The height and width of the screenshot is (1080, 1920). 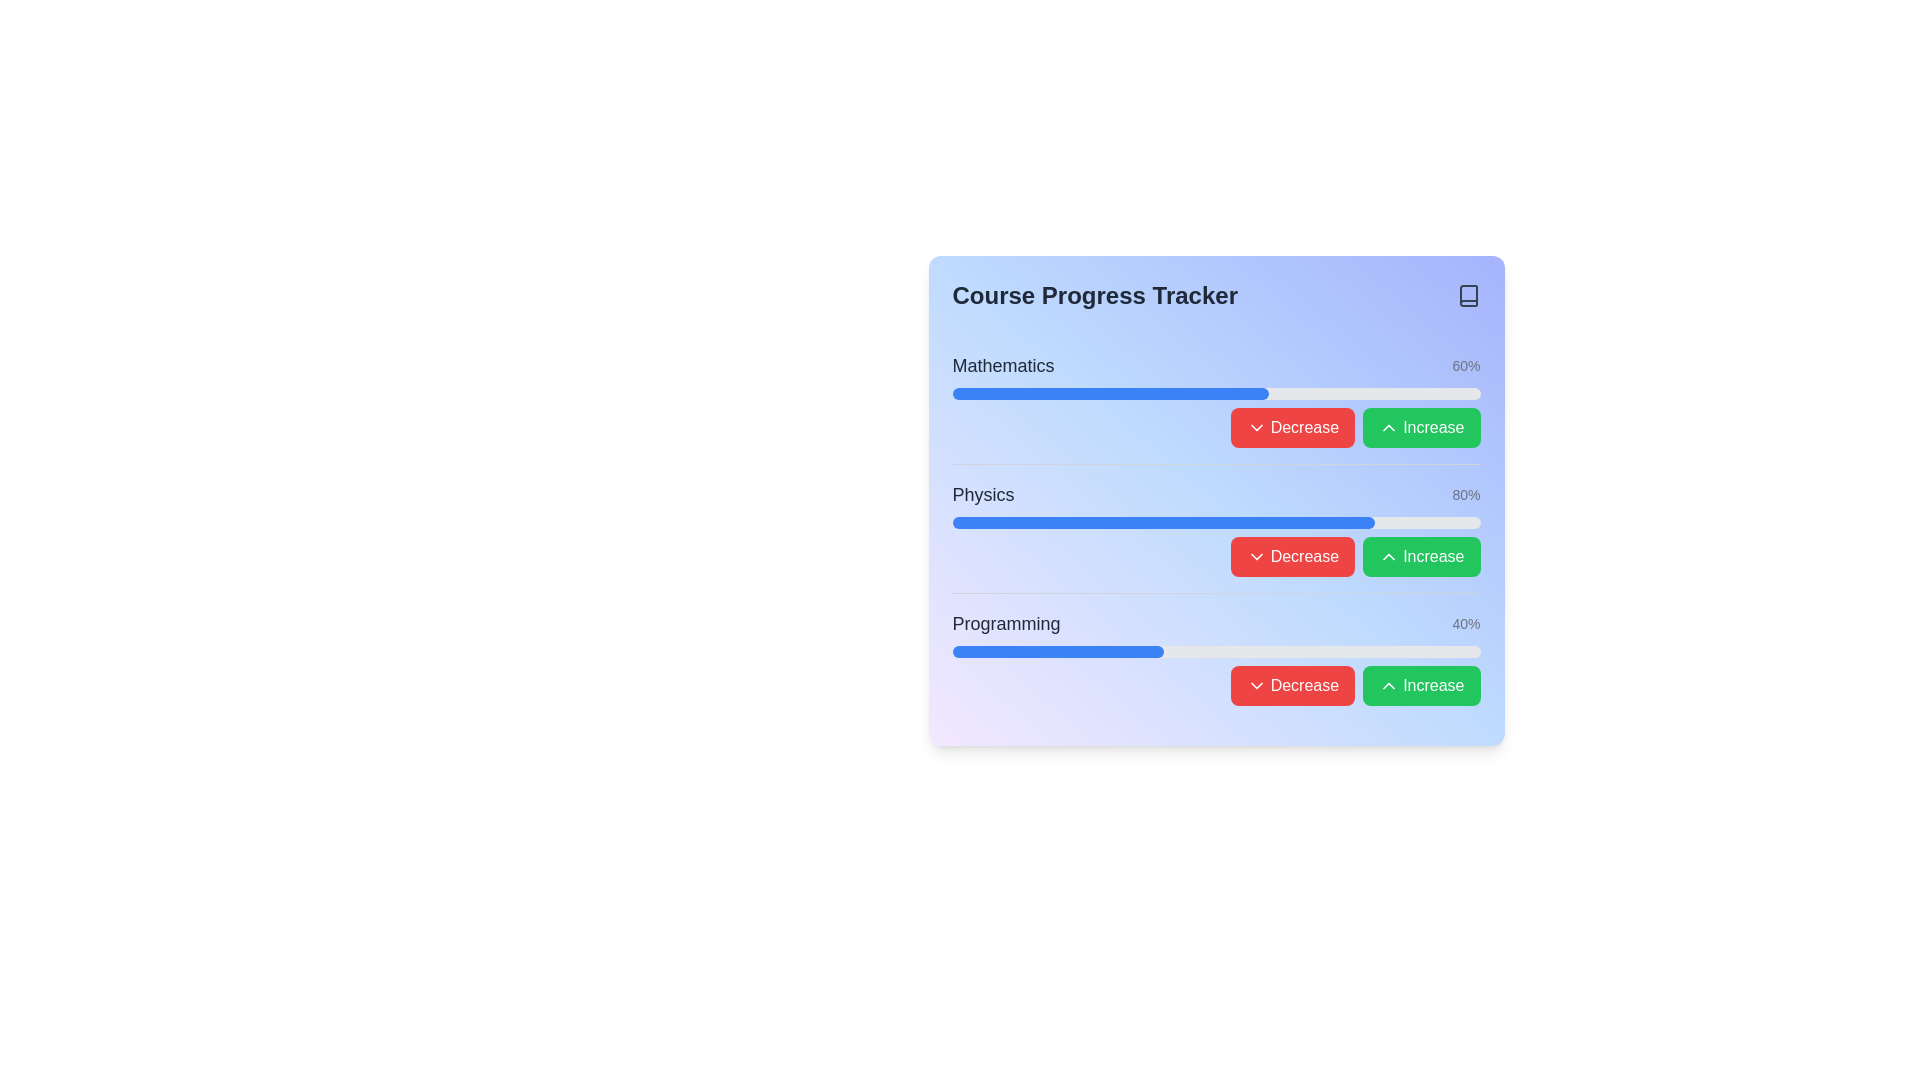 I want to click on the second button, so click(x=1420, y=556).